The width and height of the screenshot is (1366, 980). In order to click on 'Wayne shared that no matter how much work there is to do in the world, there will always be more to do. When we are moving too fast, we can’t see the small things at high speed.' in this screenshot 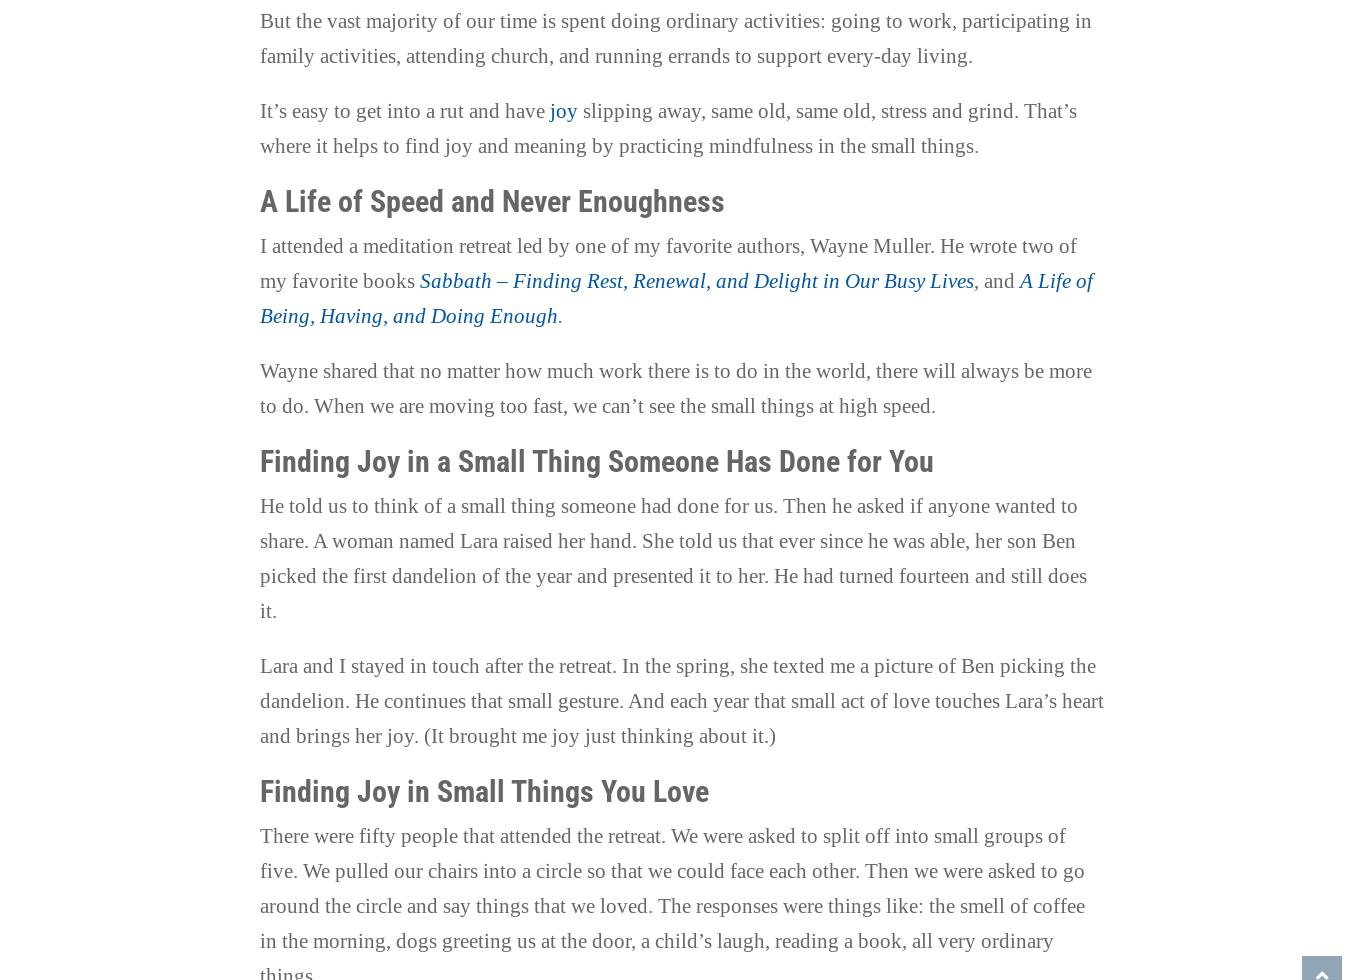, I will do `click(673, 388)`.